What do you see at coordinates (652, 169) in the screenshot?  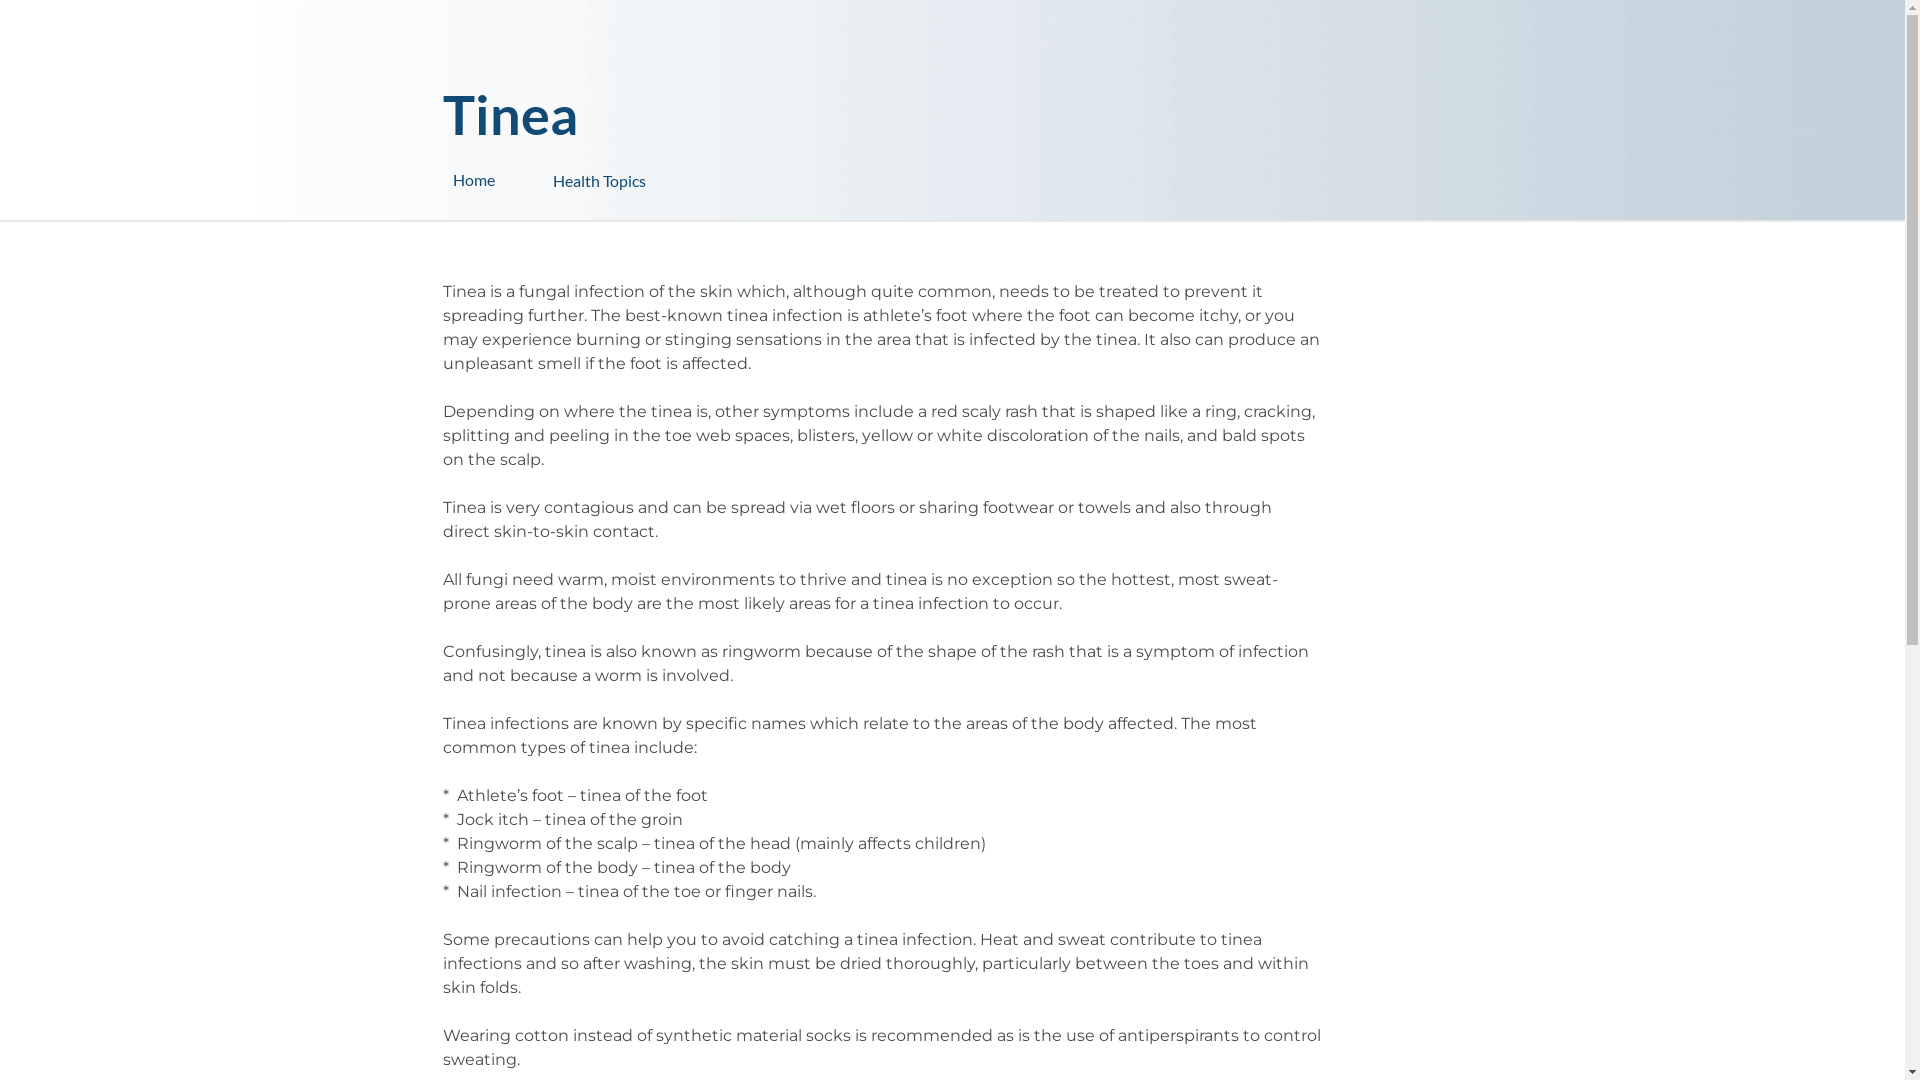 I see `'Health Topics'` at bounding box center [652, 169].